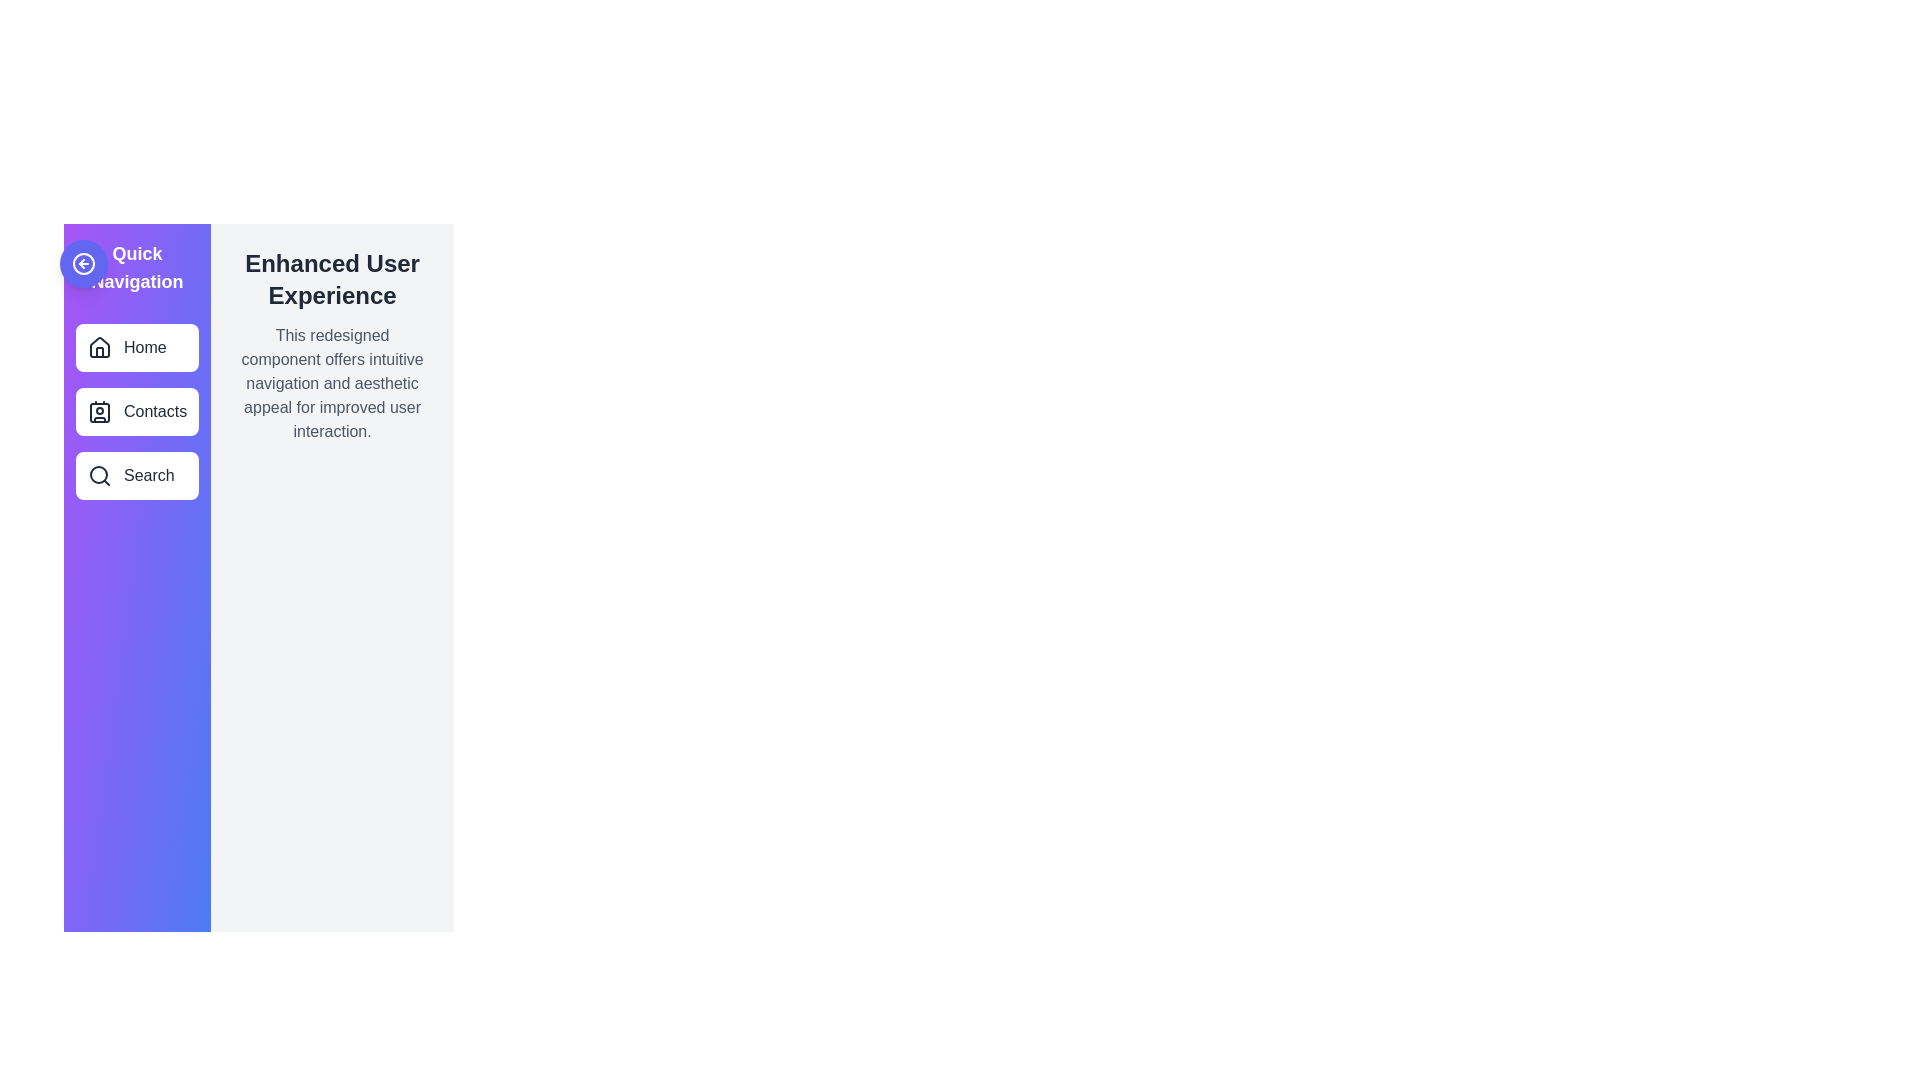 The width and height of the screenshot is (1920, 1080). I want to click on the menu item Search from the drawer, so click(136, 475).